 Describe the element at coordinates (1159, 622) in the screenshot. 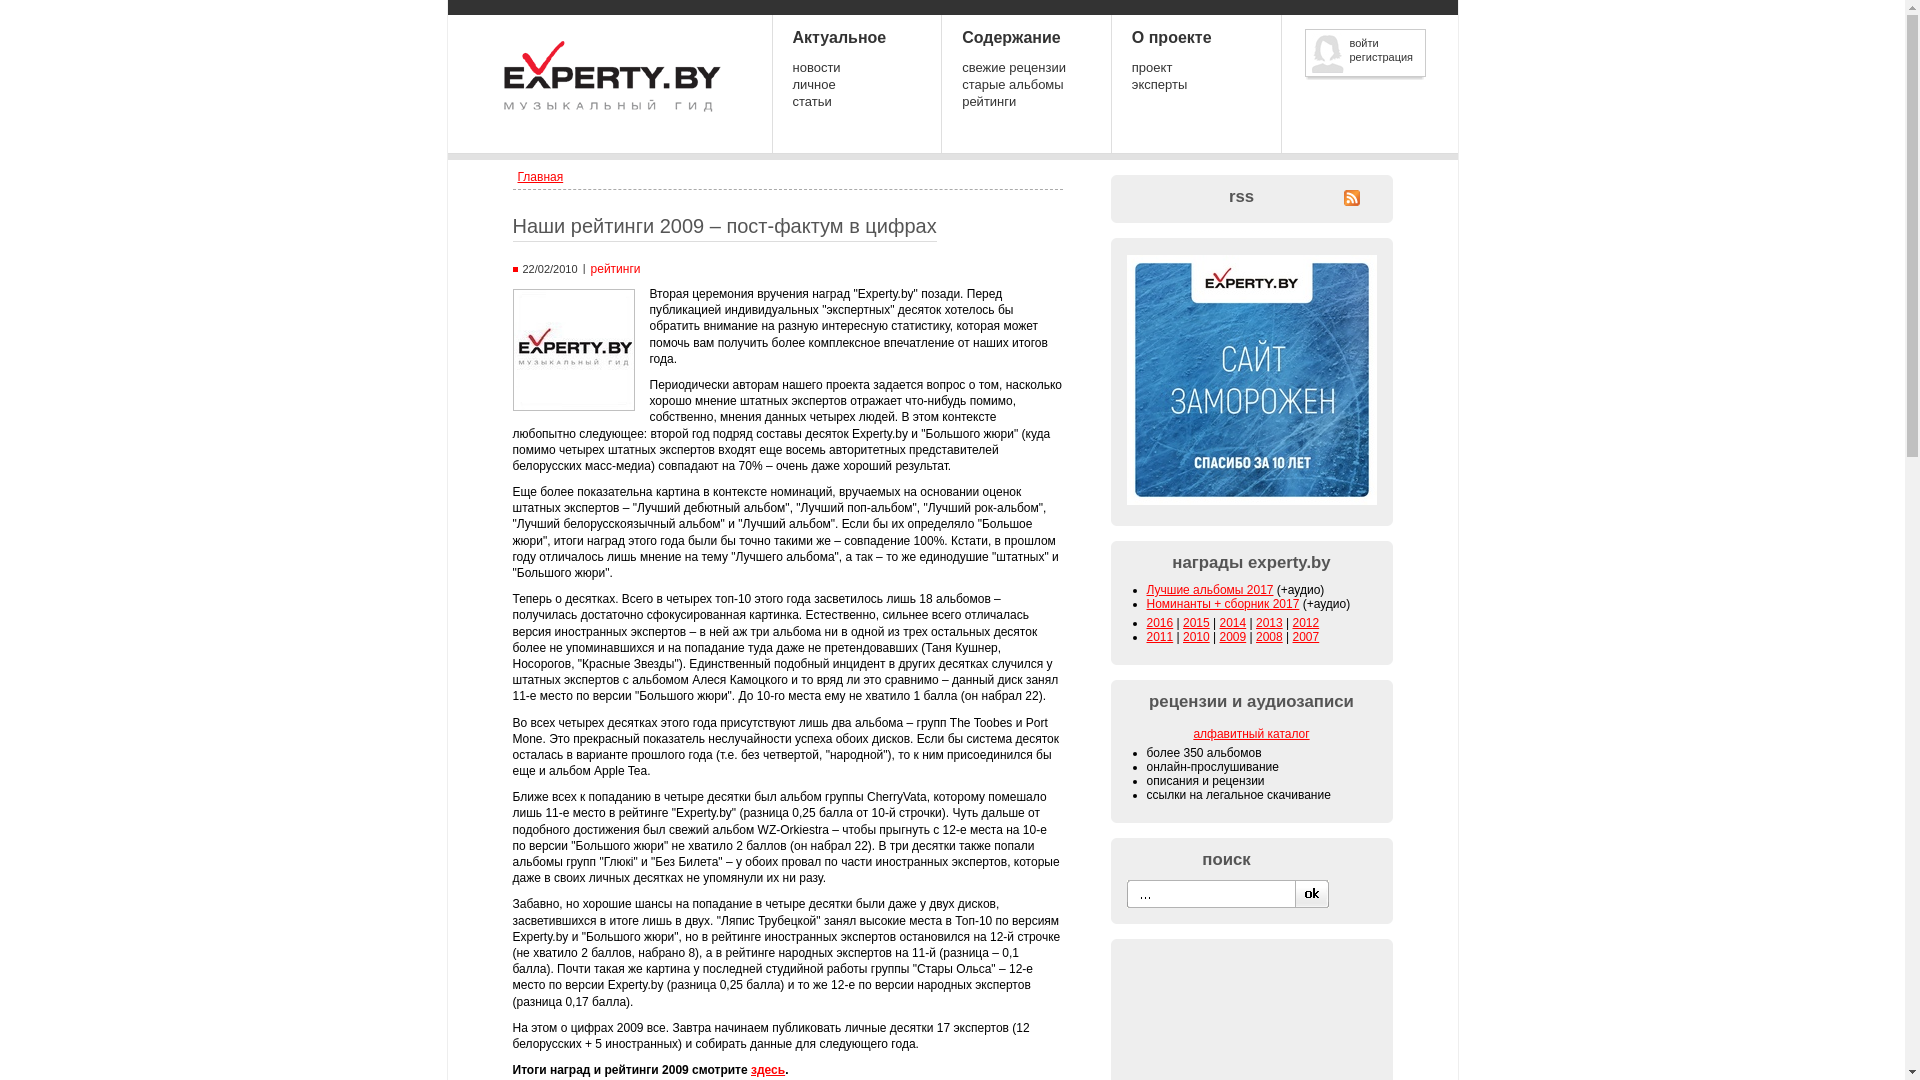

I see `'2016'` at that location.